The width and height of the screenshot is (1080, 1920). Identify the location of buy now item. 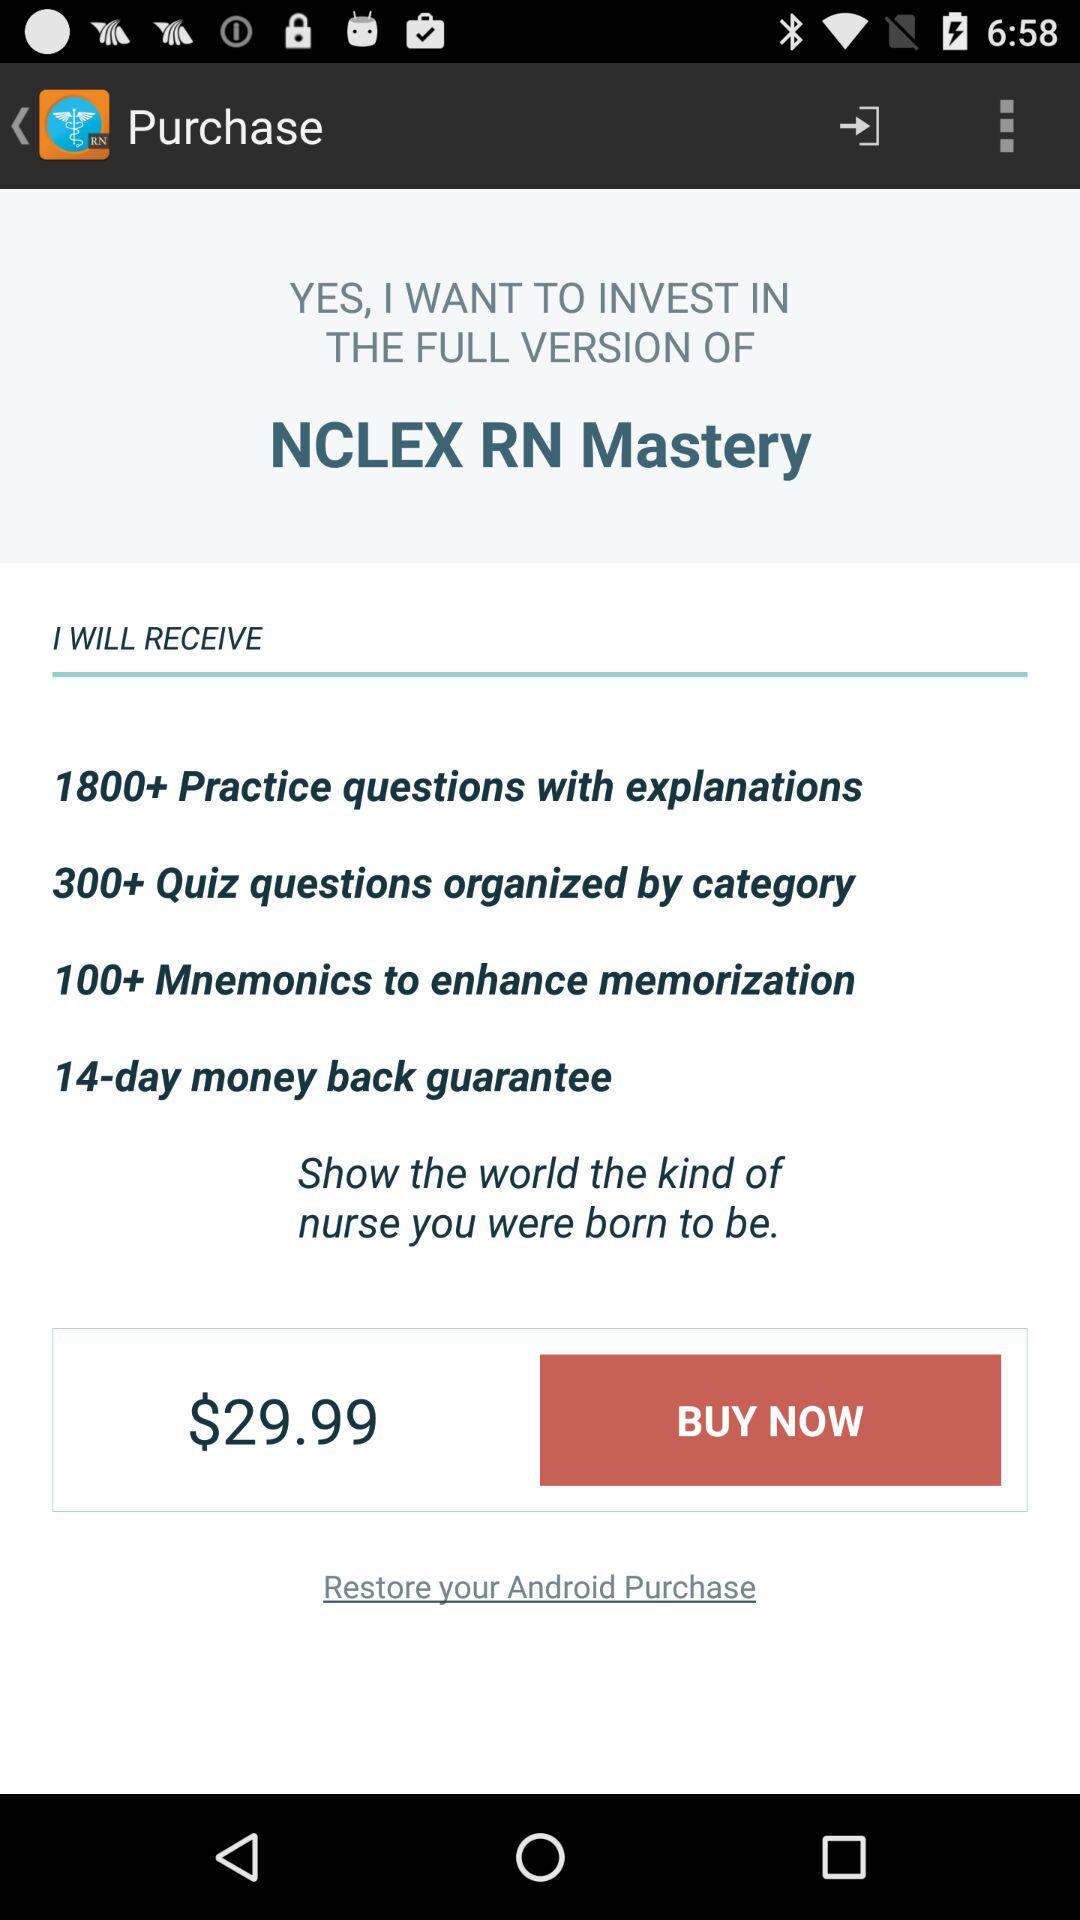
(769, 1419).